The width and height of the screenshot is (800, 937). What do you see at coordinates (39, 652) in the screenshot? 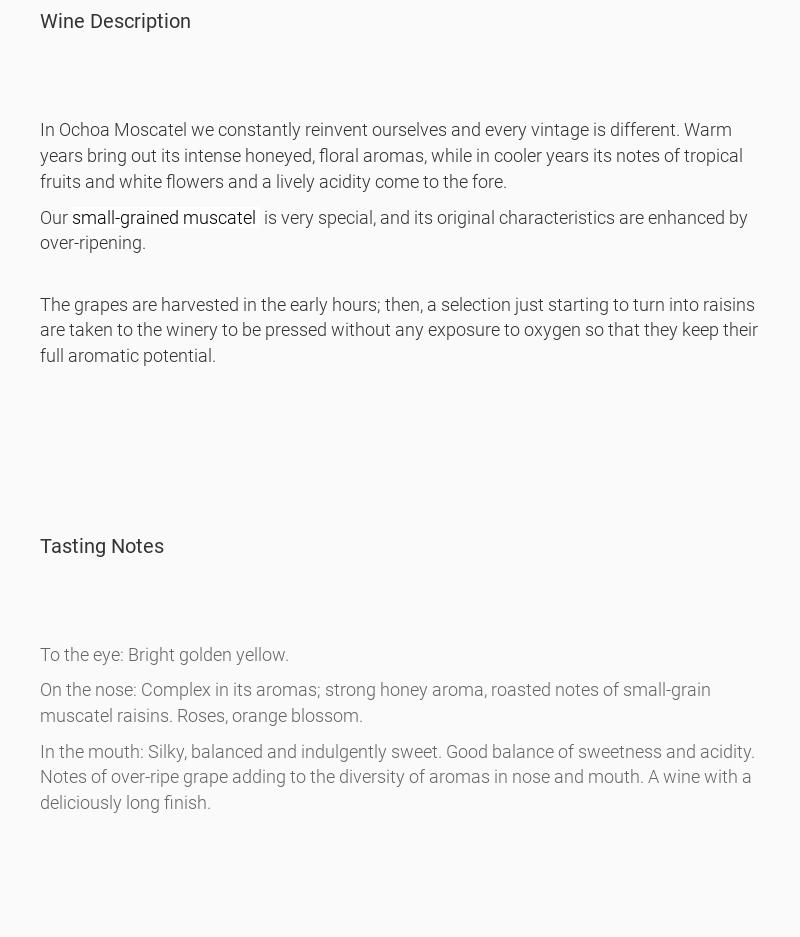
I see `'To the eye: Bright golden yellow.'` at bounding box center [39, 652].